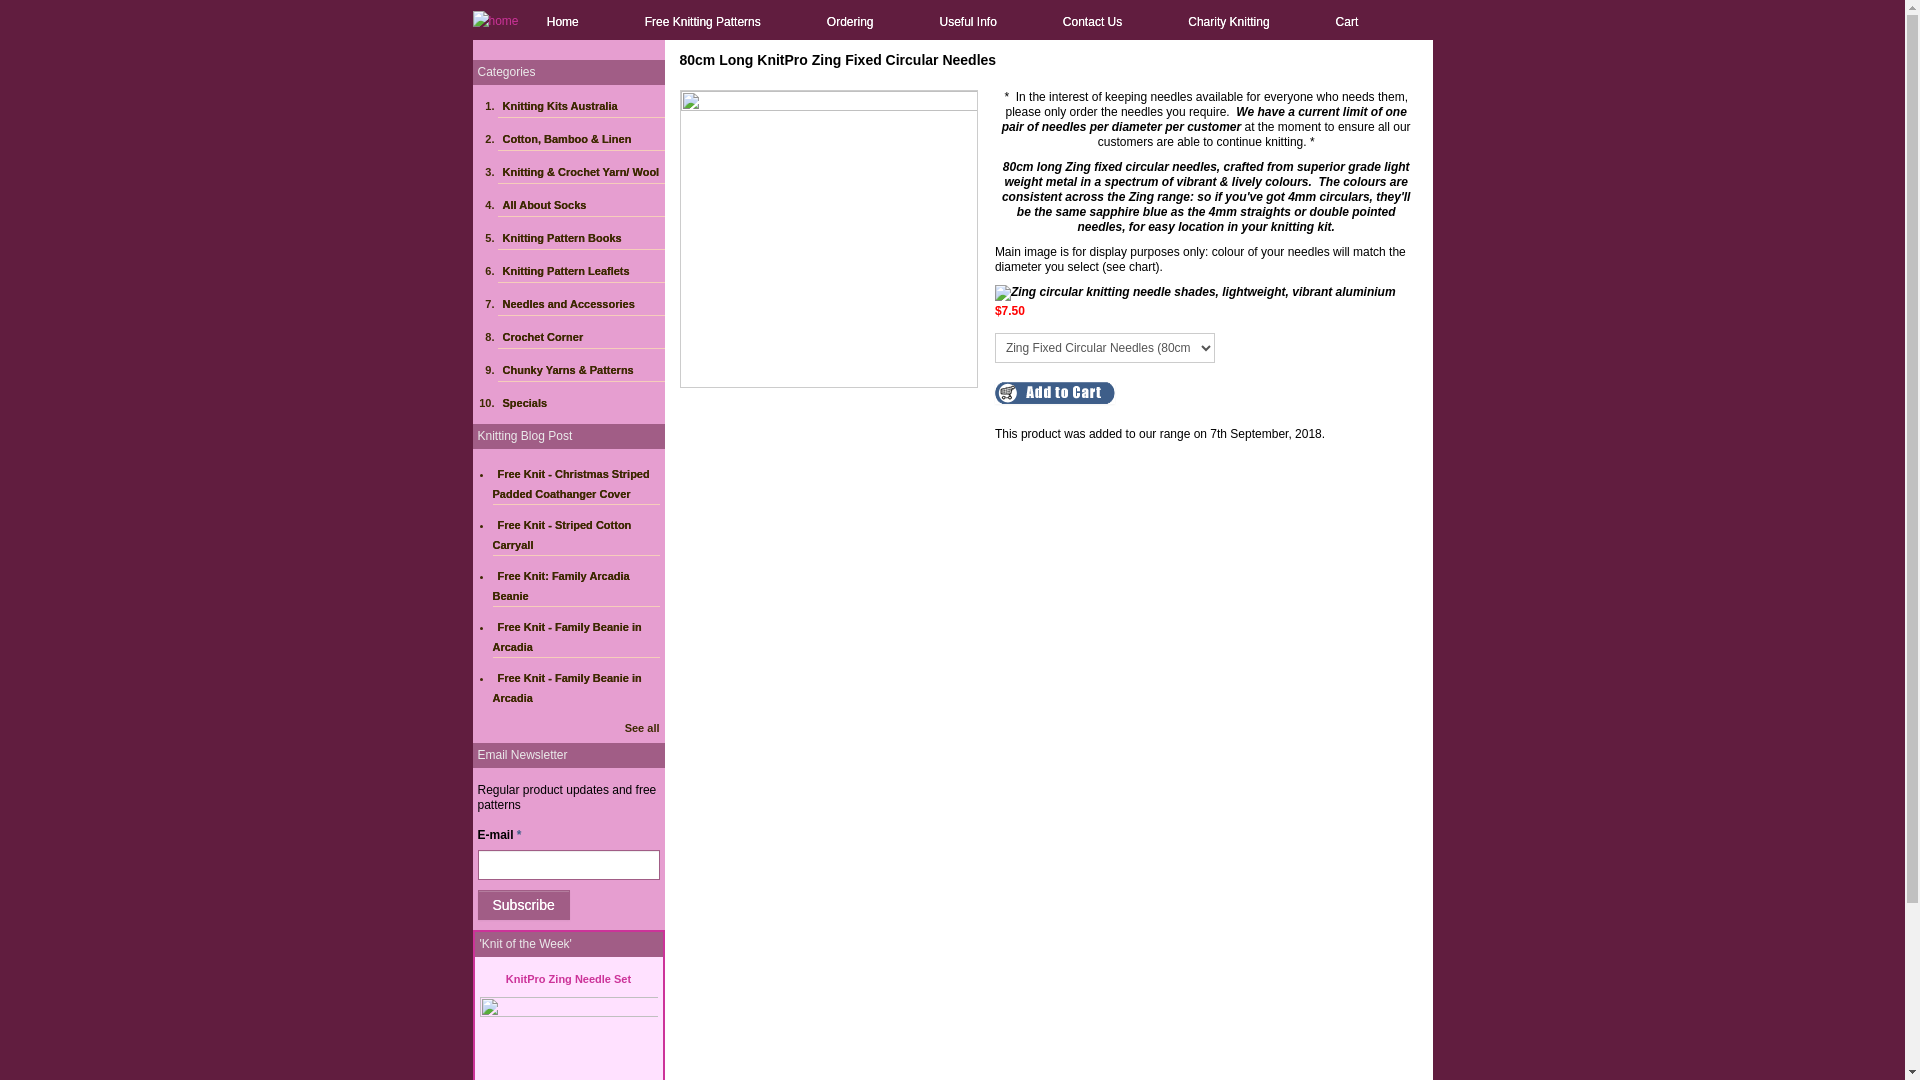 The height and width of the screenshot is (1080, 1920). I want to click on 'Free Knit - Christmas Striped Padded Coathanger Cover', so click(569, 483).